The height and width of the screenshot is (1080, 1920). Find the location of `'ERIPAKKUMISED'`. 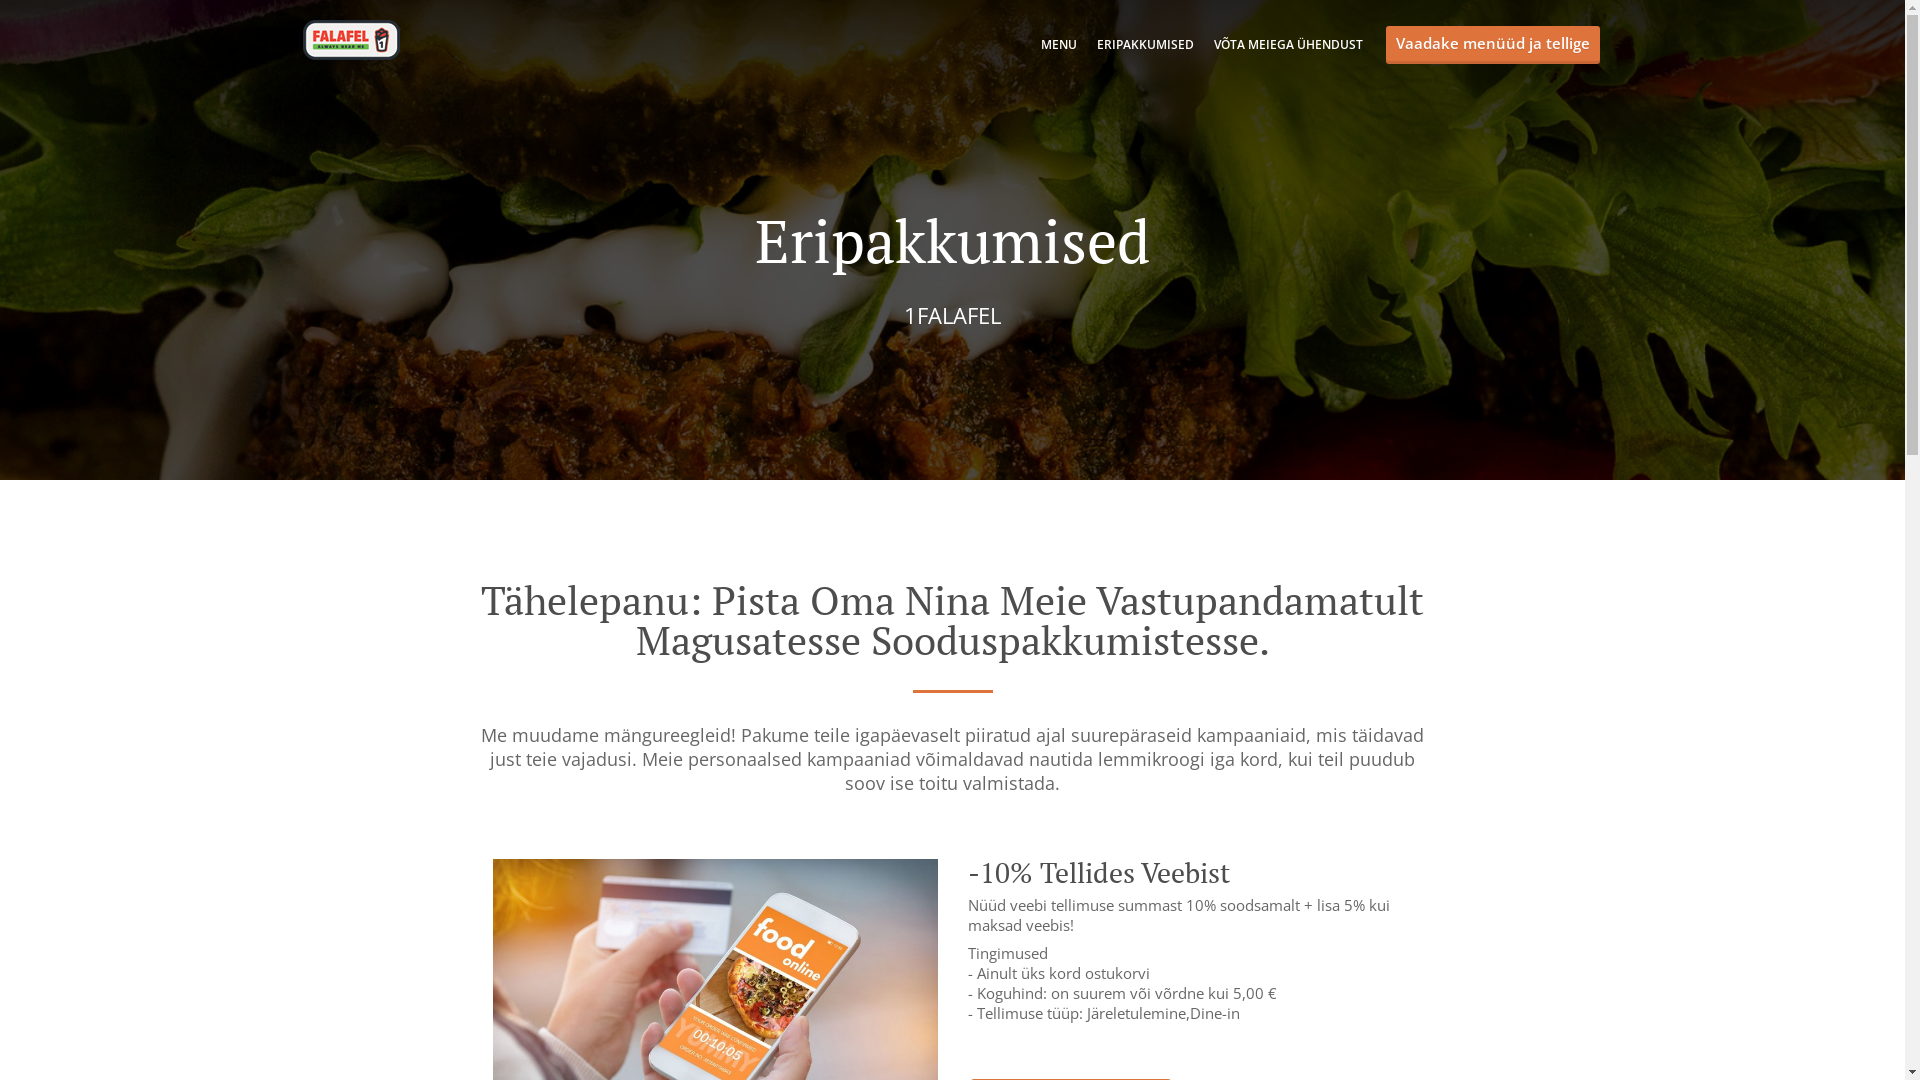

'ERIPAKKUMISED' is located at coordinates (1094, 44).